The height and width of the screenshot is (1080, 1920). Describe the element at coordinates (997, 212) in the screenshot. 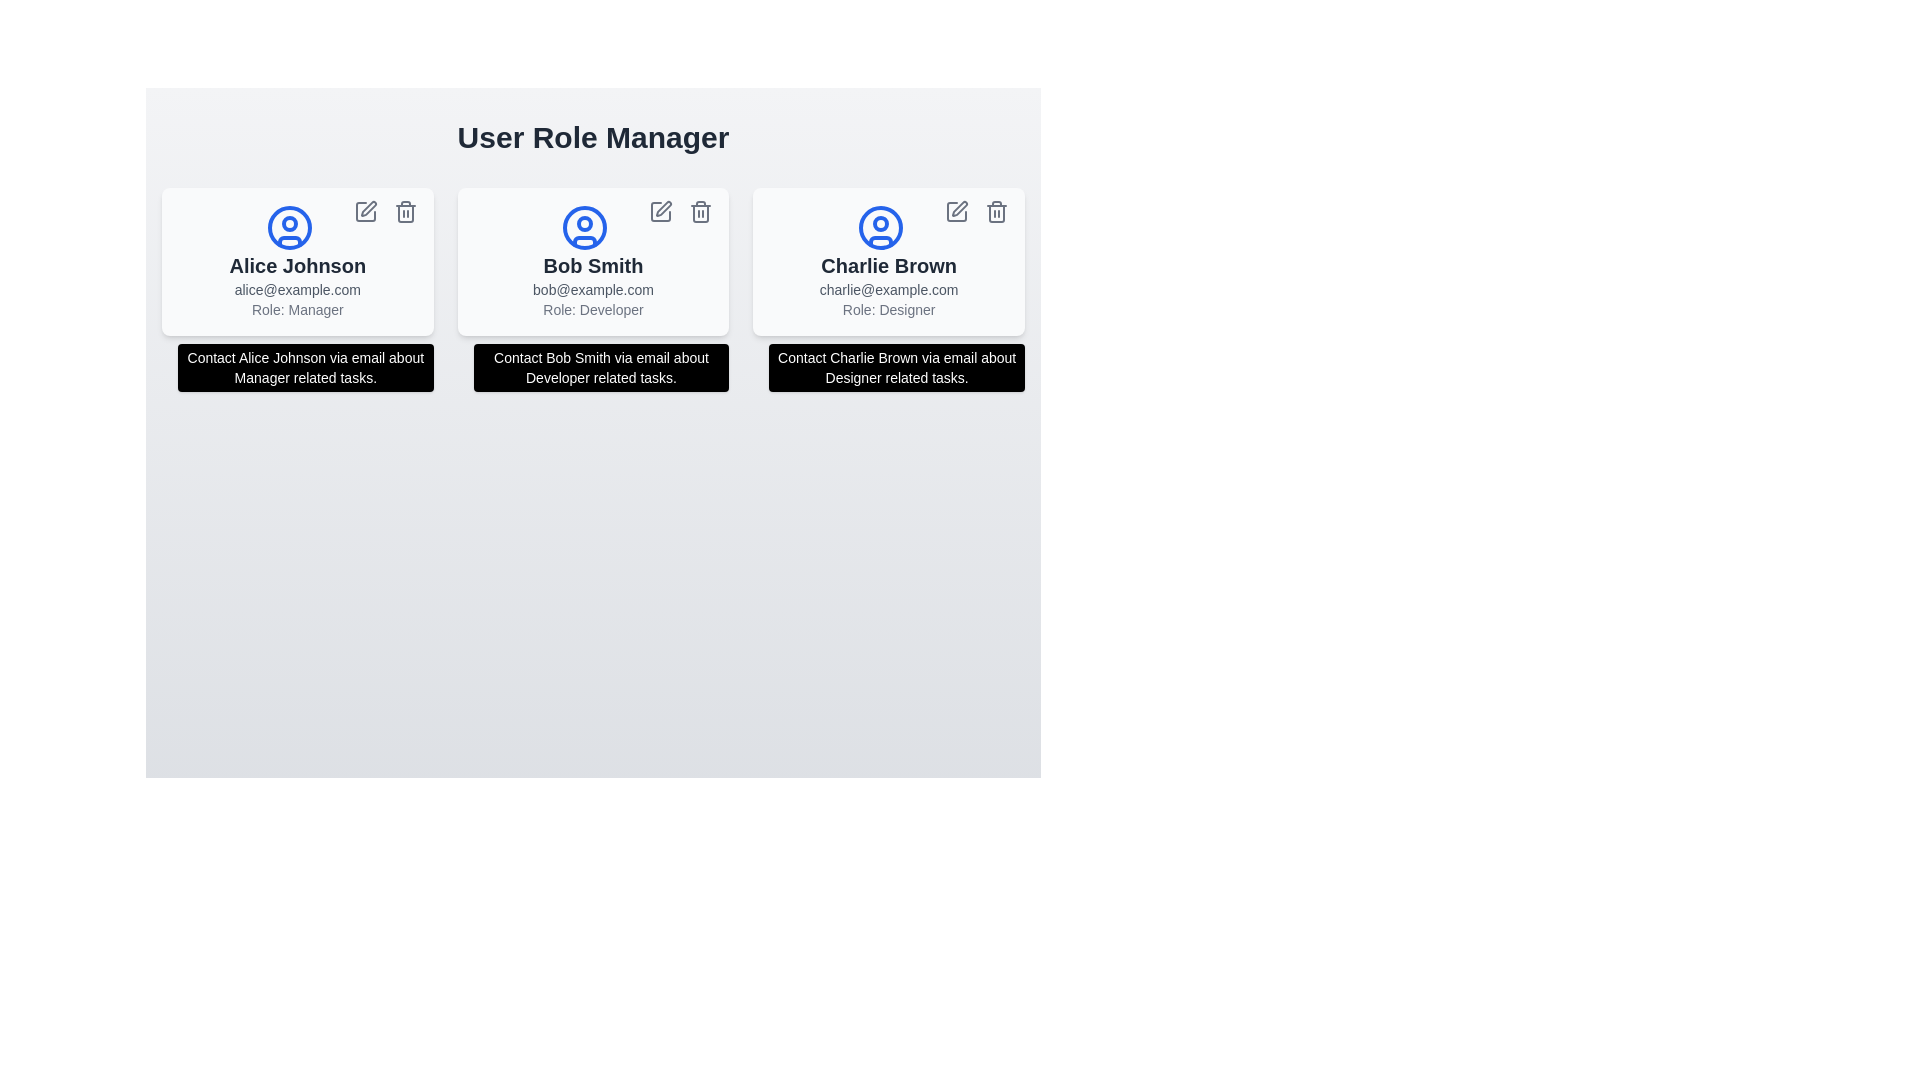

I see `the trash bin icon button located in the top-right corner of the card for 'Charlie Brown', the Designer` at that location.